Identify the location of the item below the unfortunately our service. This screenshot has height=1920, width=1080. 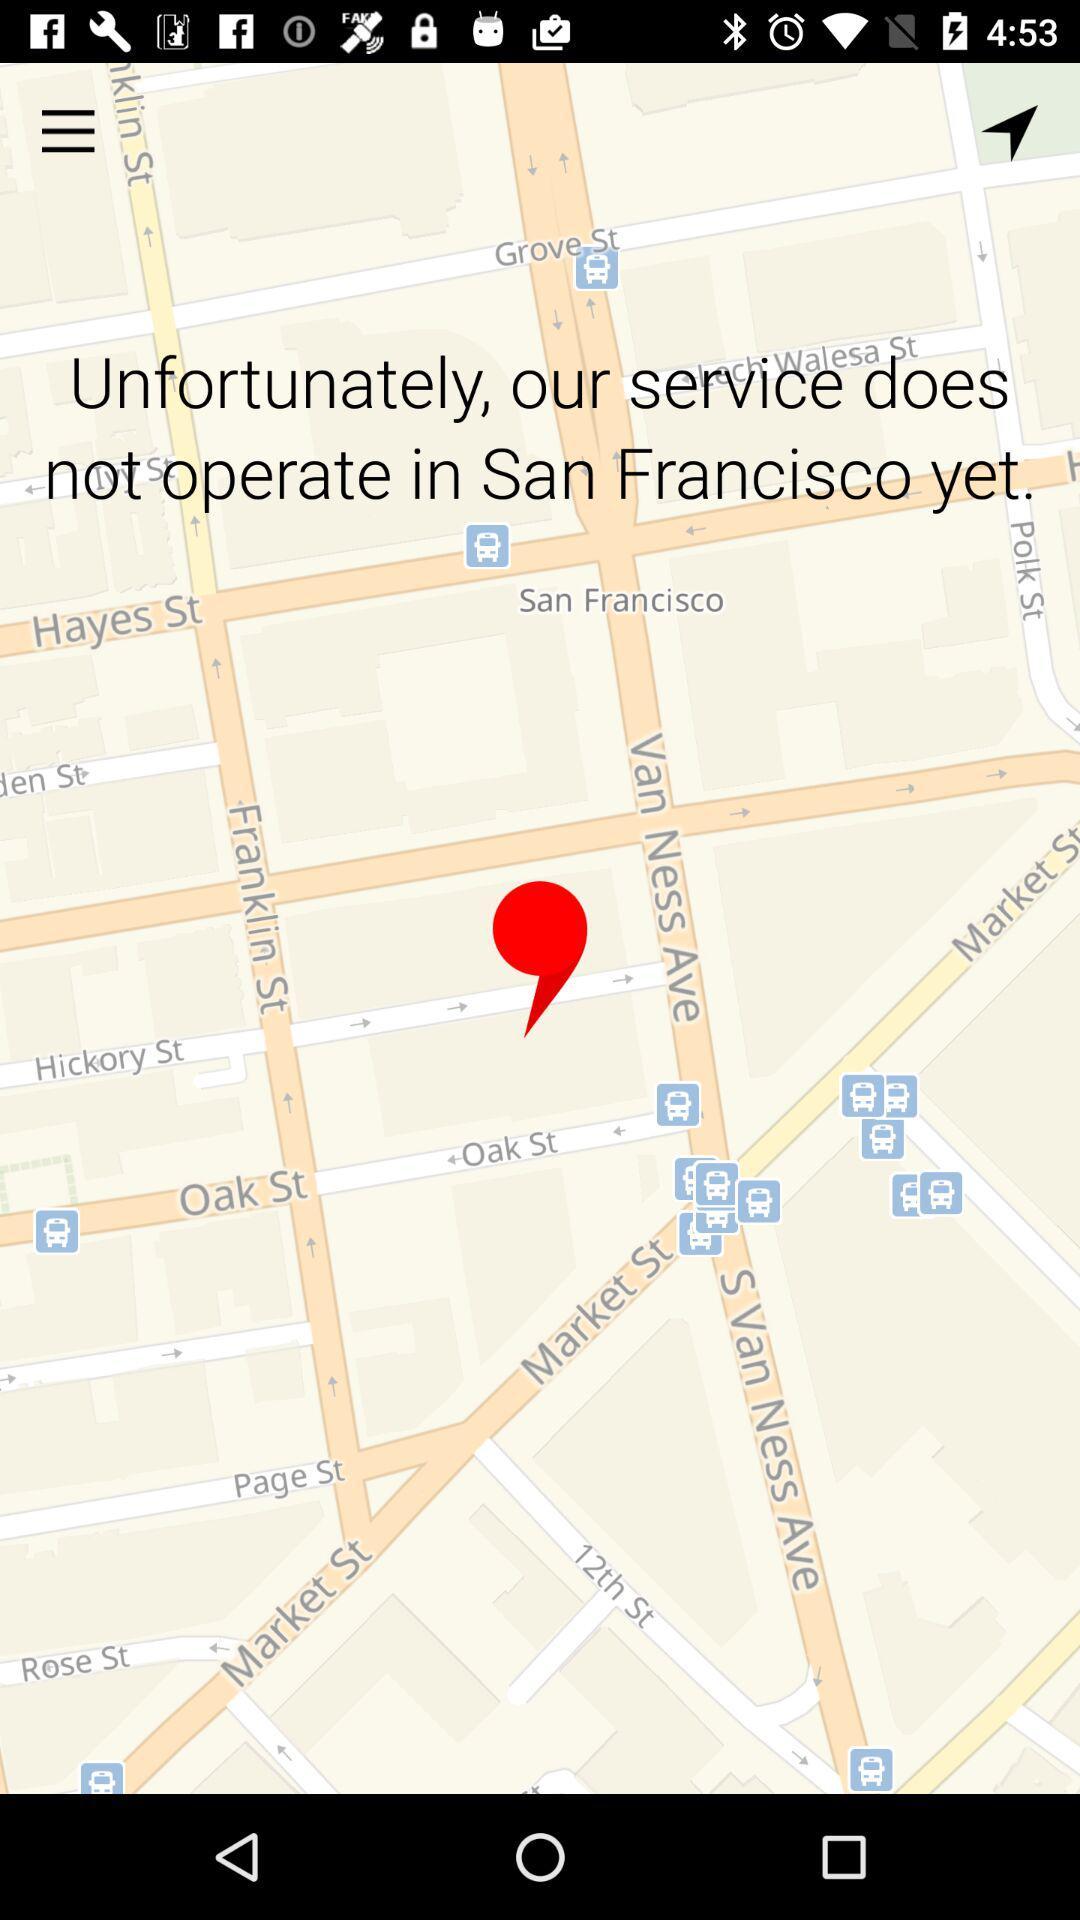
(540, 960).